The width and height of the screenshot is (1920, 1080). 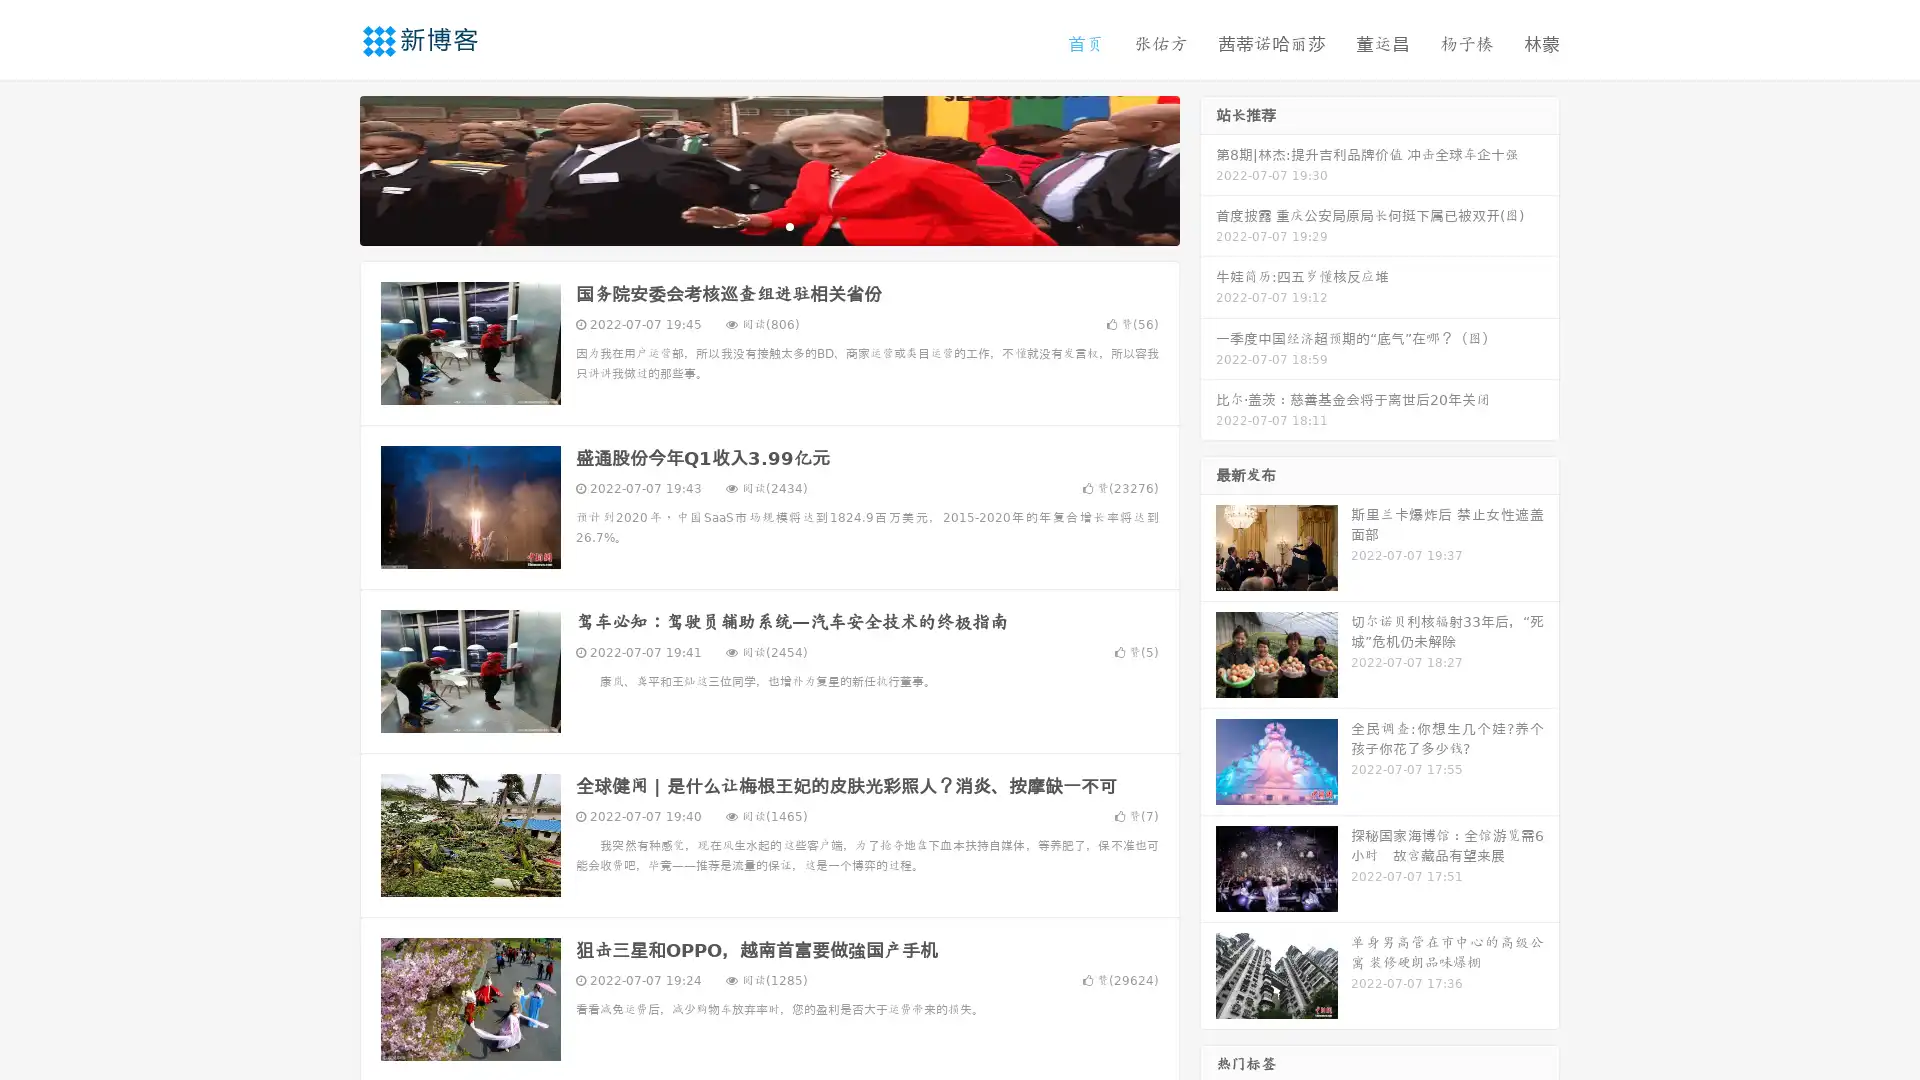 What do you see at coordinates (748, 225) in the screenshot?
I see `Go to slide 1` at bounding box center [748, 225].